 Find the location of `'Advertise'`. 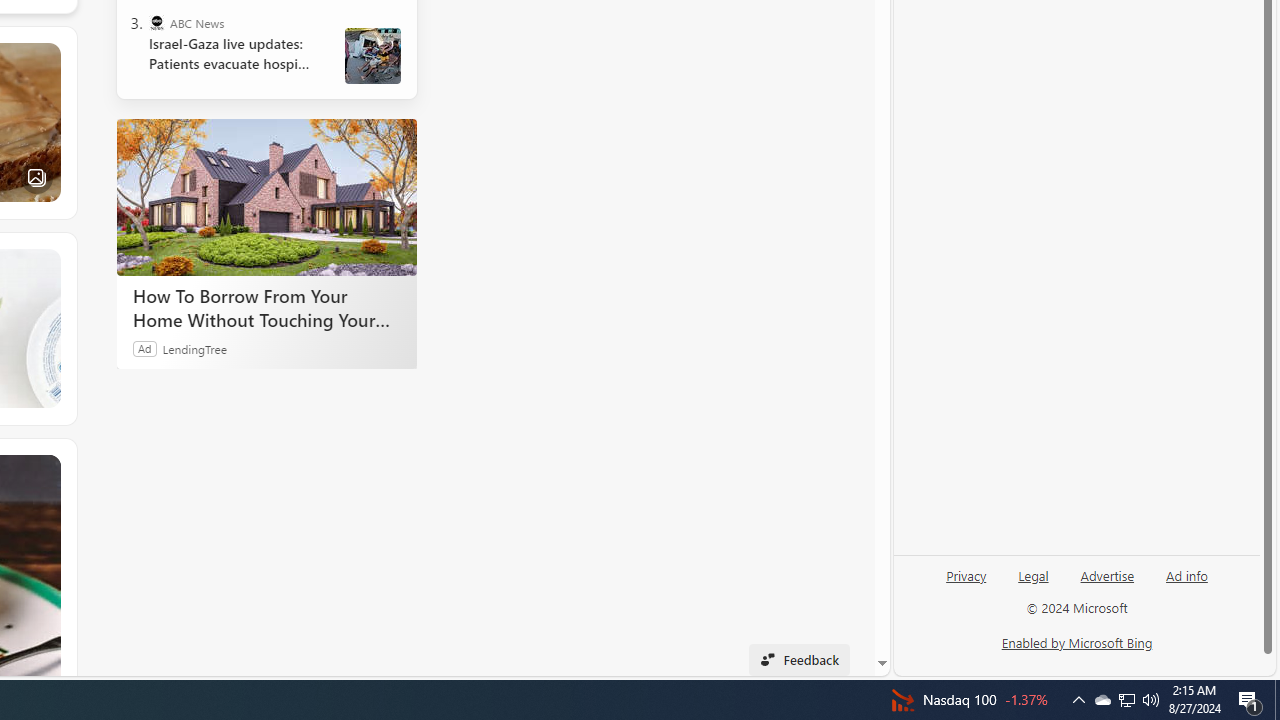

'Advertise' is located at coordinates (1106, 583).